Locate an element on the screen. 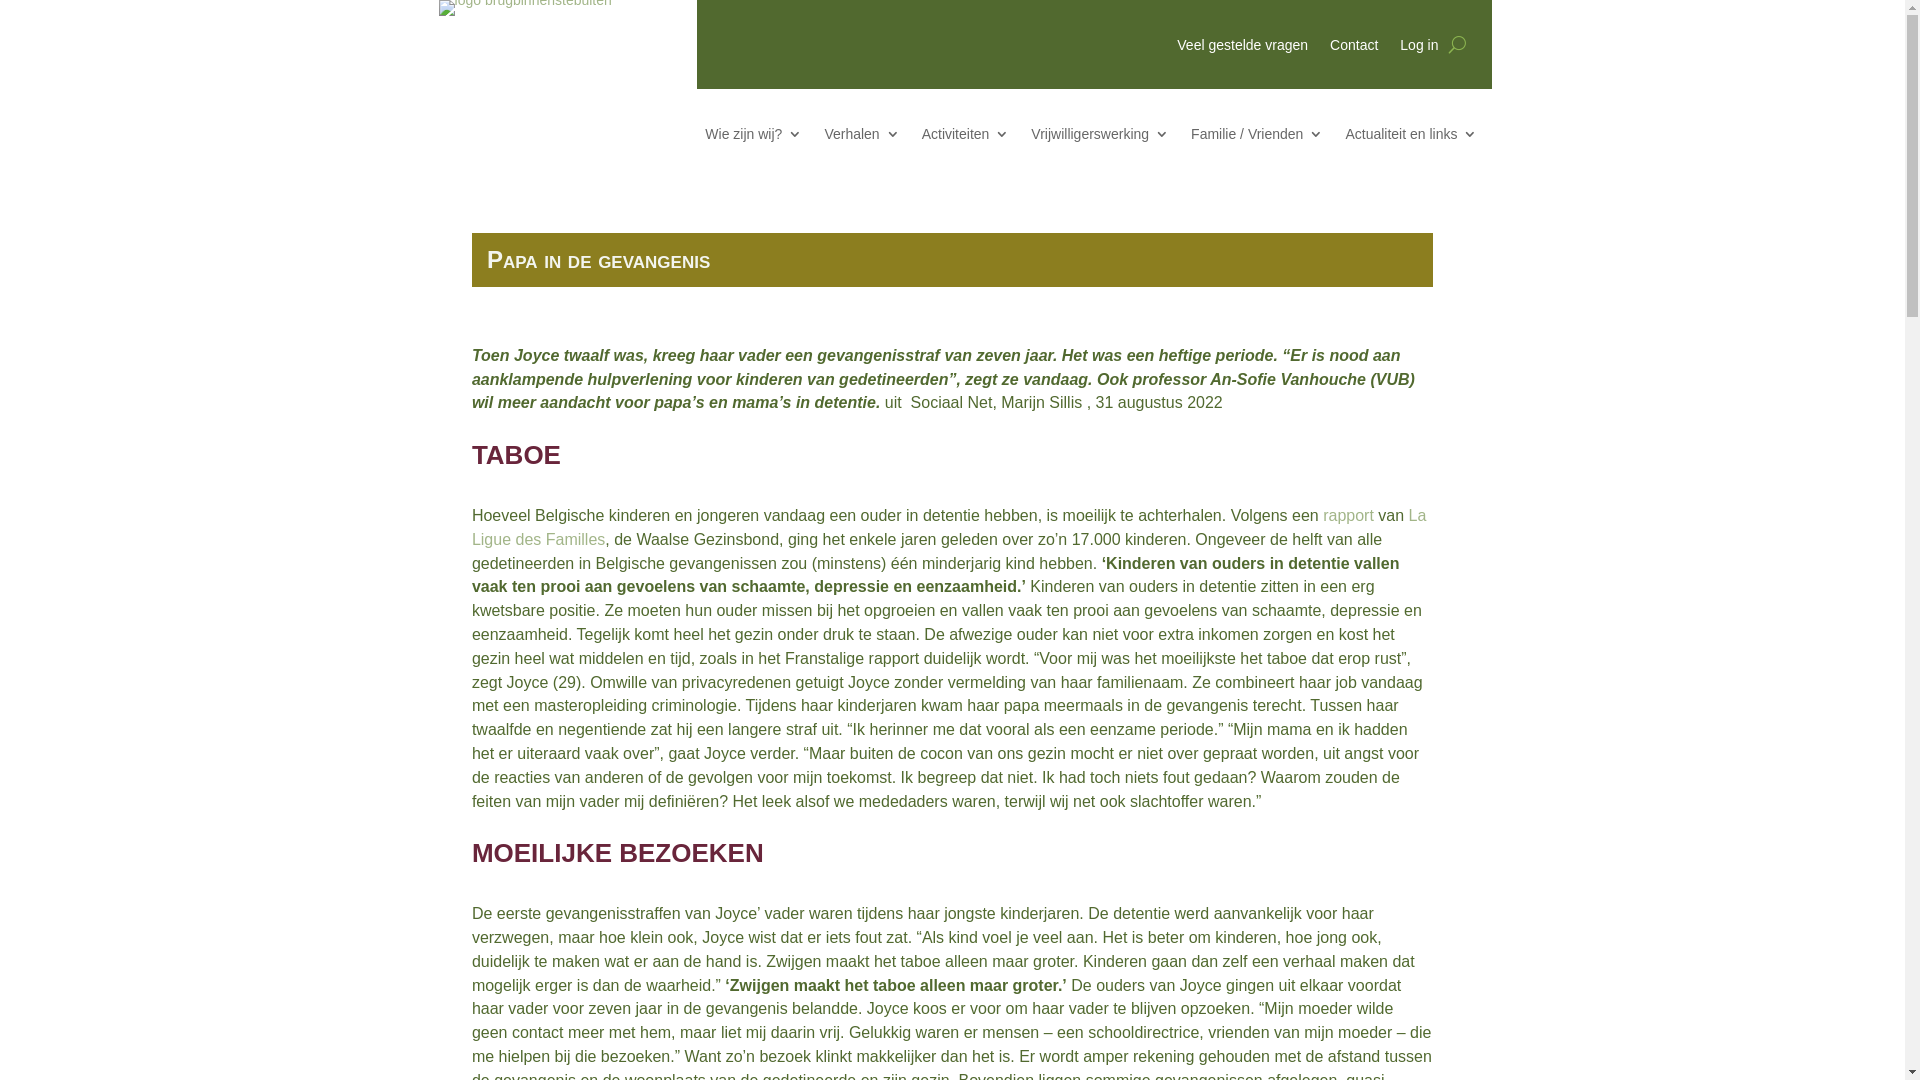  'Veel gestelde vragen' is located at coordinates (1176, 48).